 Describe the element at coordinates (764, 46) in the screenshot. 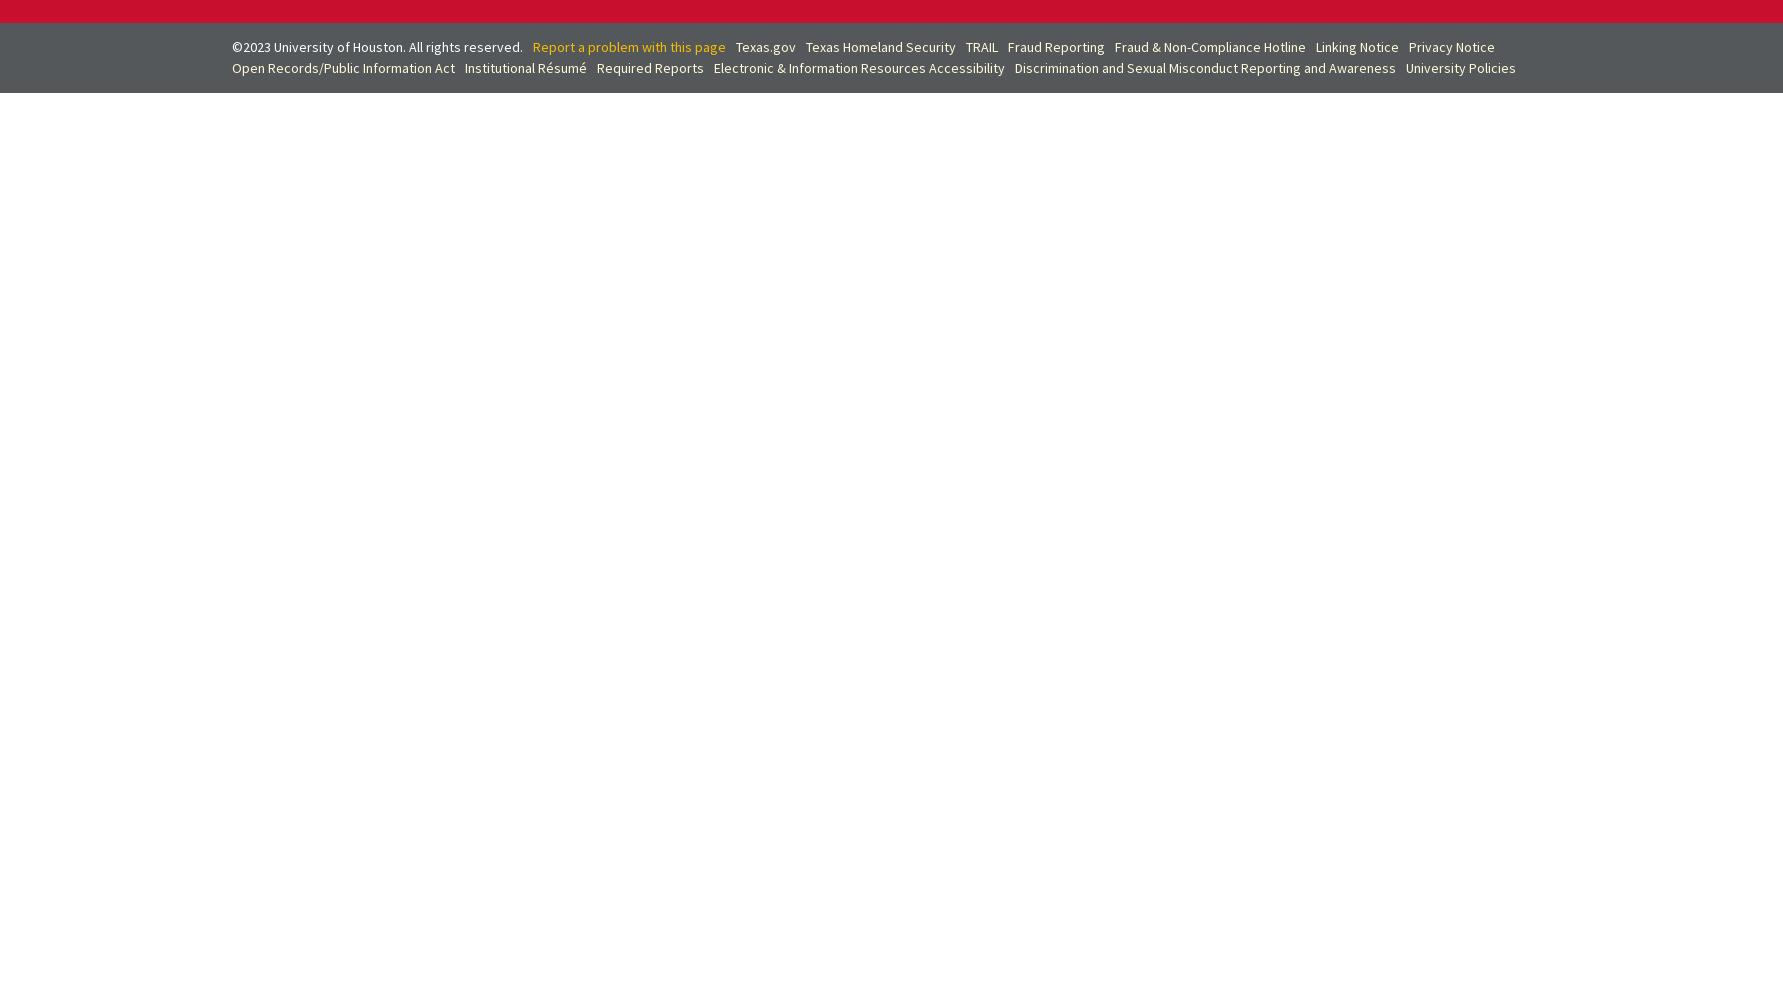

I see `'Texas.gov'` at that location.